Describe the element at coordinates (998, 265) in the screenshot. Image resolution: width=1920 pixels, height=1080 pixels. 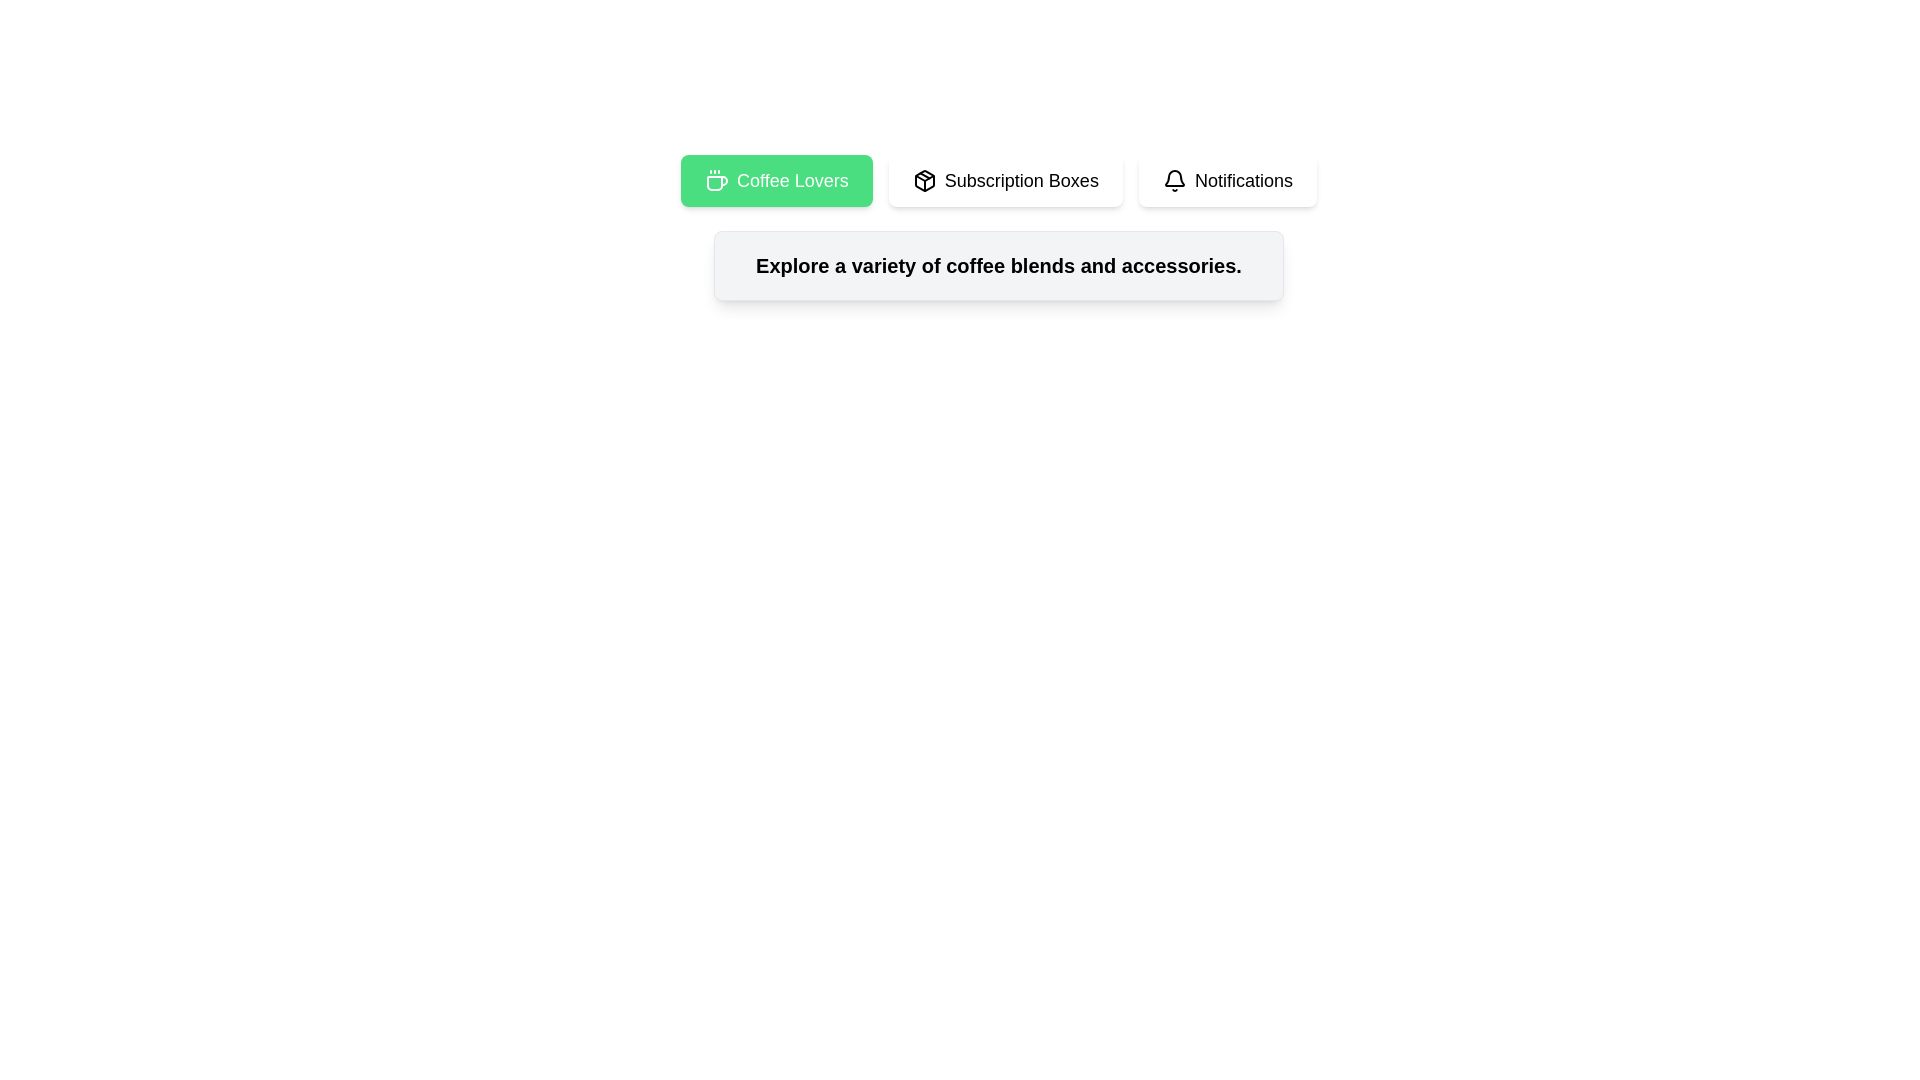
I see `the text element displaying 'Explore a variety of coffee blends and accessories.' which is centrally positioned within a bordered and shadowed gray box` at that location.